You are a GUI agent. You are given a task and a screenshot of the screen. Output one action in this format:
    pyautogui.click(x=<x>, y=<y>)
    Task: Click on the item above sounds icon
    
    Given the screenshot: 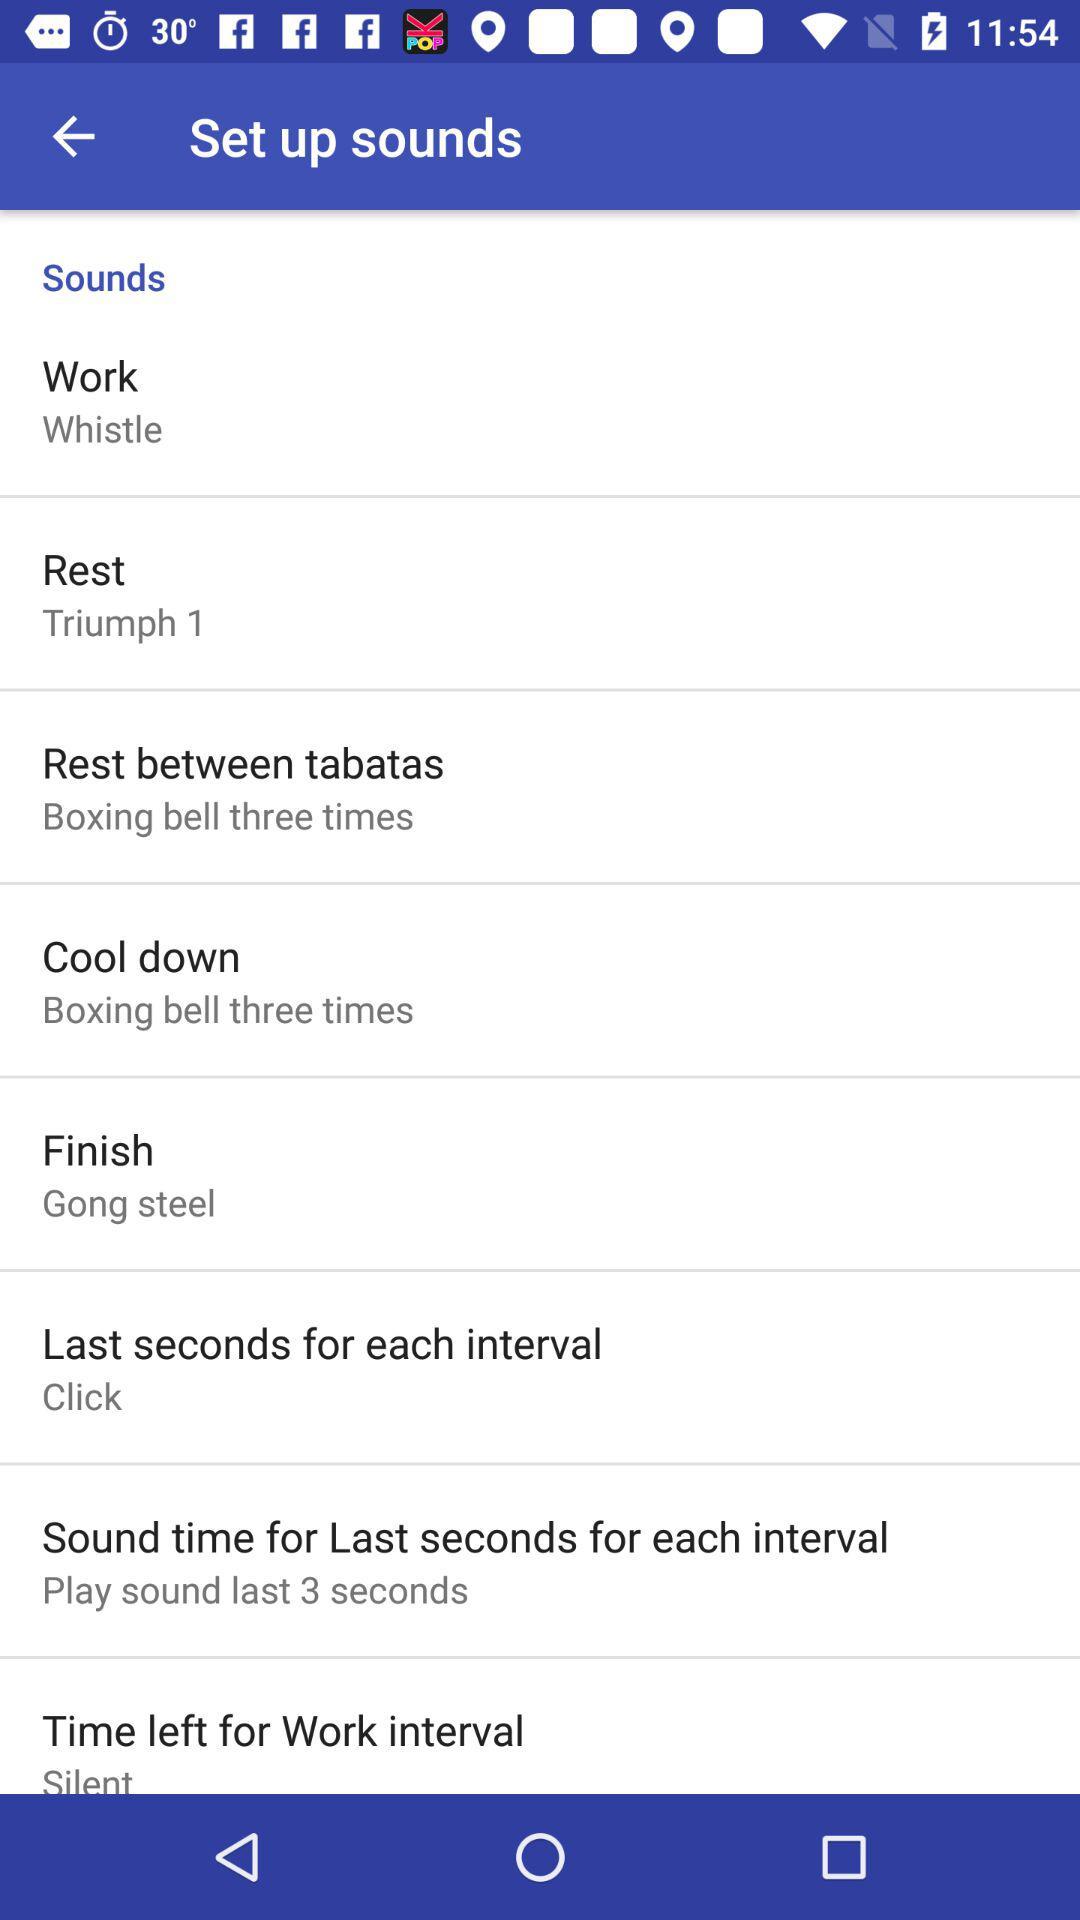 What is the action you would take?
    pyautogui.click(x=72, y=135)
    